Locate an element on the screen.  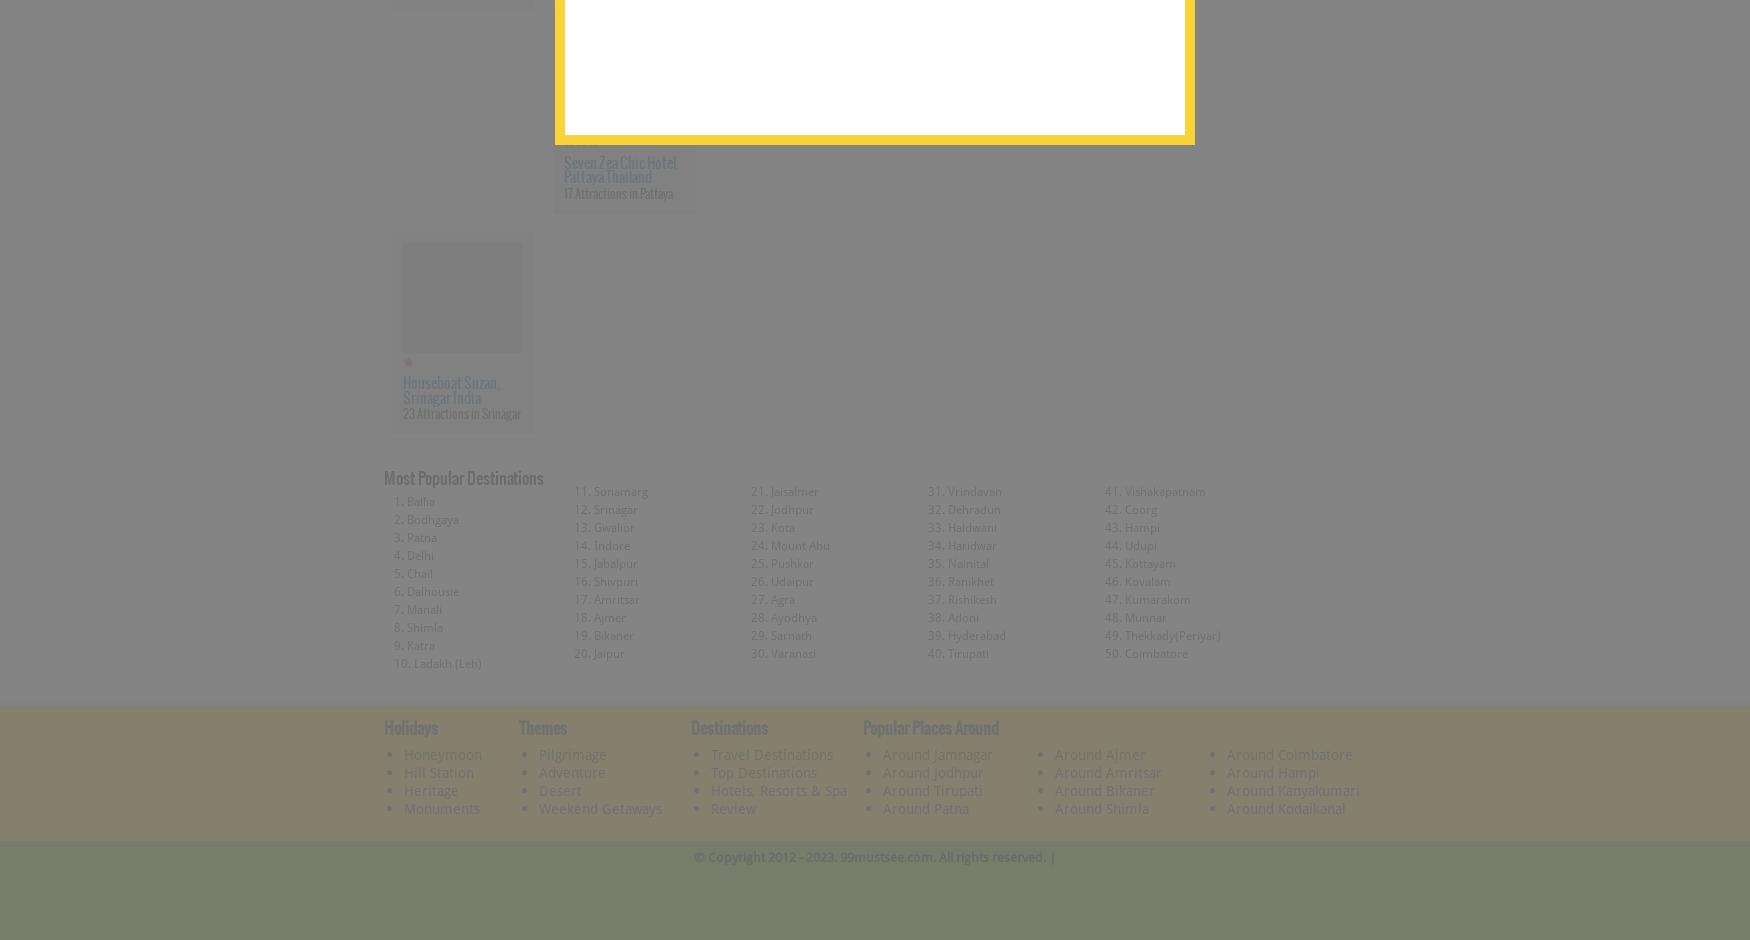
'Bodhgaya' is located at coordinates (431, 519).